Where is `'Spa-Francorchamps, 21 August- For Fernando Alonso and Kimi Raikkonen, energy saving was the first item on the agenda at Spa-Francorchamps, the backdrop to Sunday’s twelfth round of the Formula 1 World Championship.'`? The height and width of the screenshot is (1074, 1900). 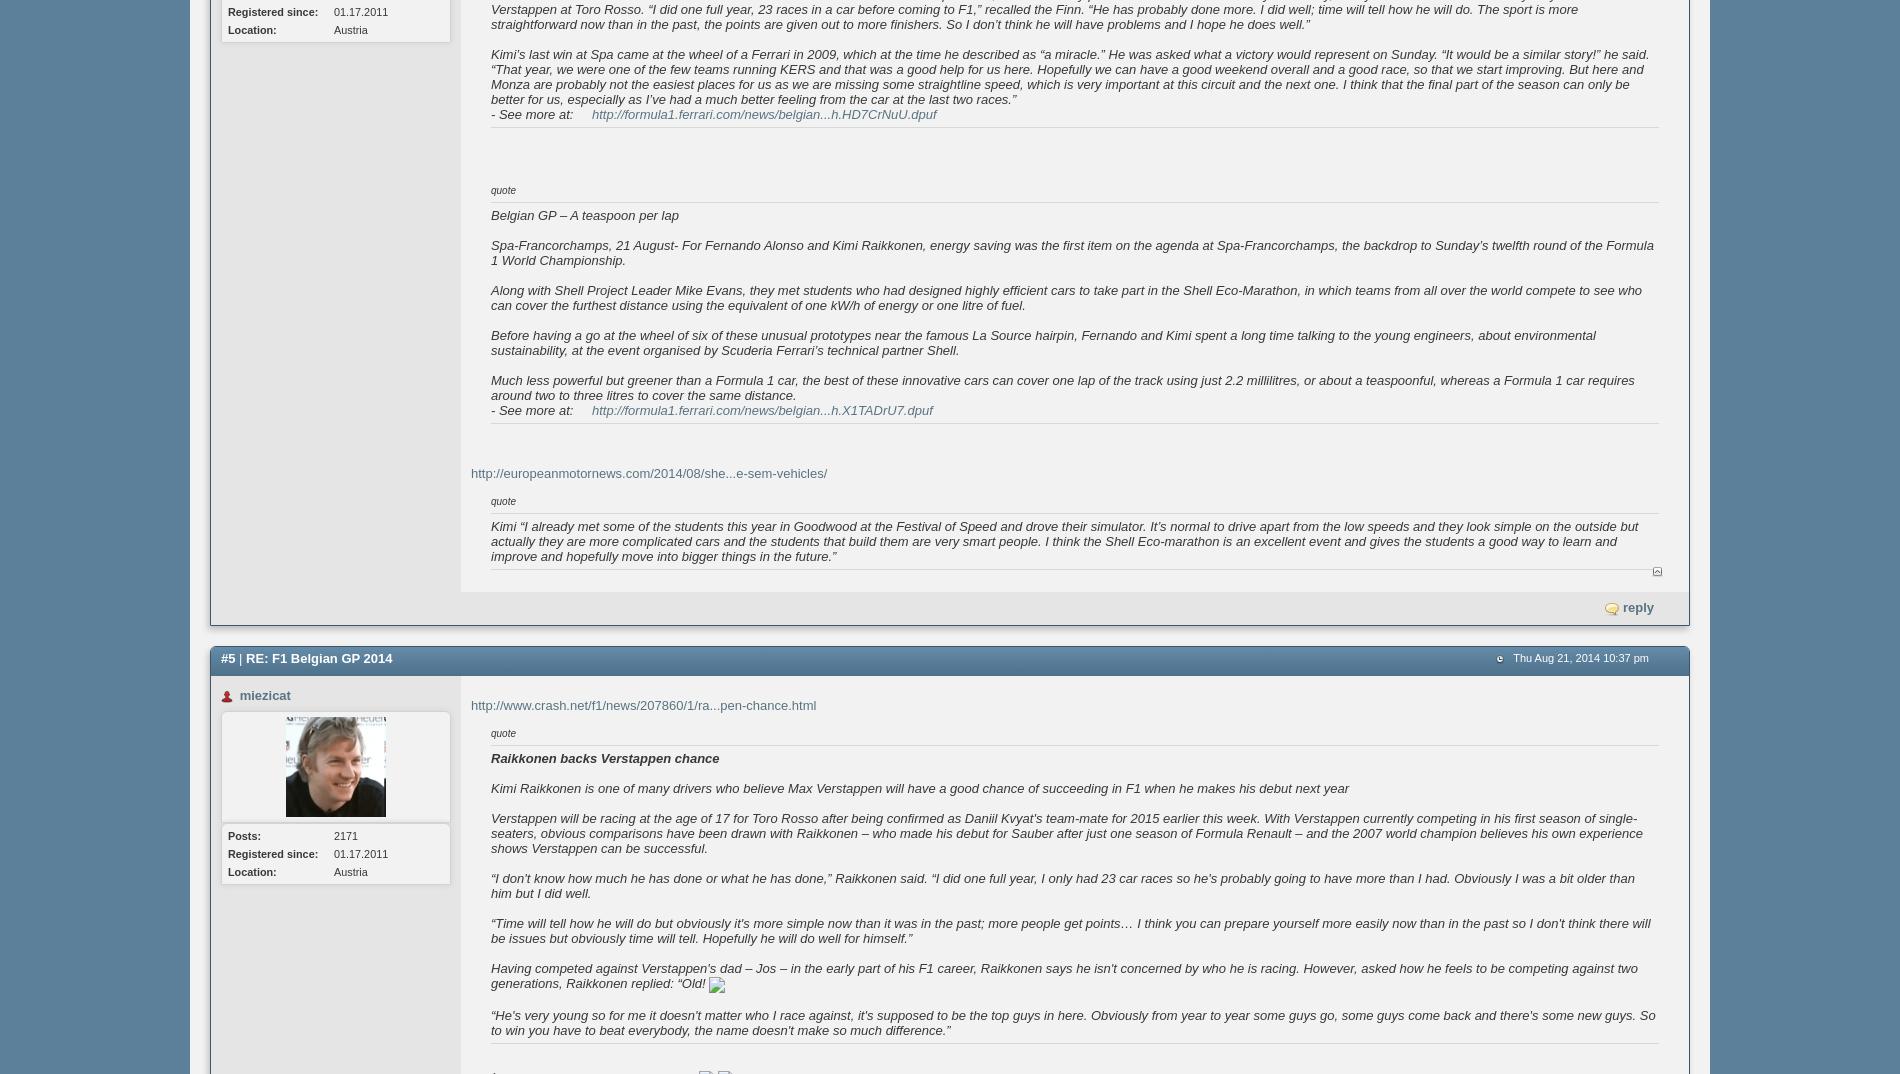 'Spa-Francorchamps, 21 August- For Fernando Alonso and Kimi Raikkonen, energy saving was the first item on the agenda at Spa-Francorchamps, the backdrop to Sunday’s twelfth round of the Formula 1 World Championship.' is located at coordinates (1071, 252).